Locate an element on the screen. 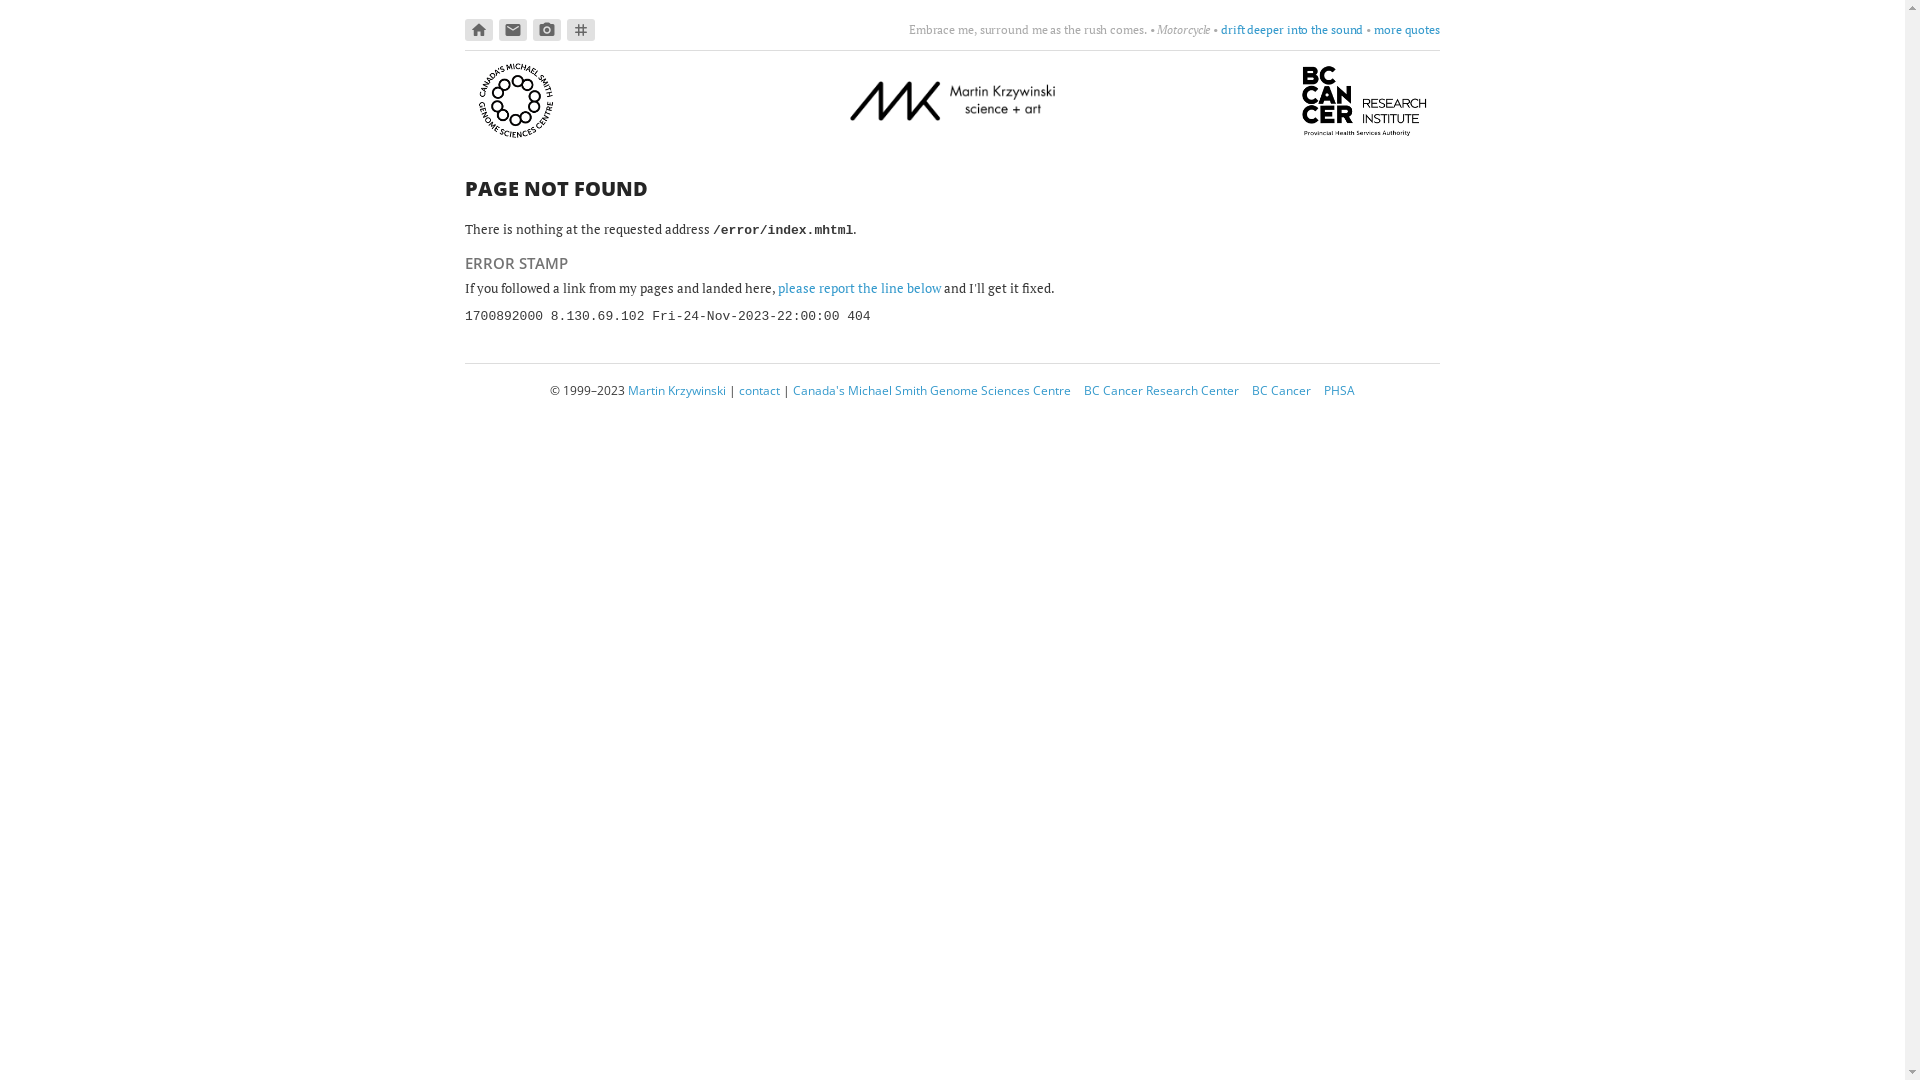 The image size is (1920, 1080). 'more quotes' is located at coordinates (1405, 29).